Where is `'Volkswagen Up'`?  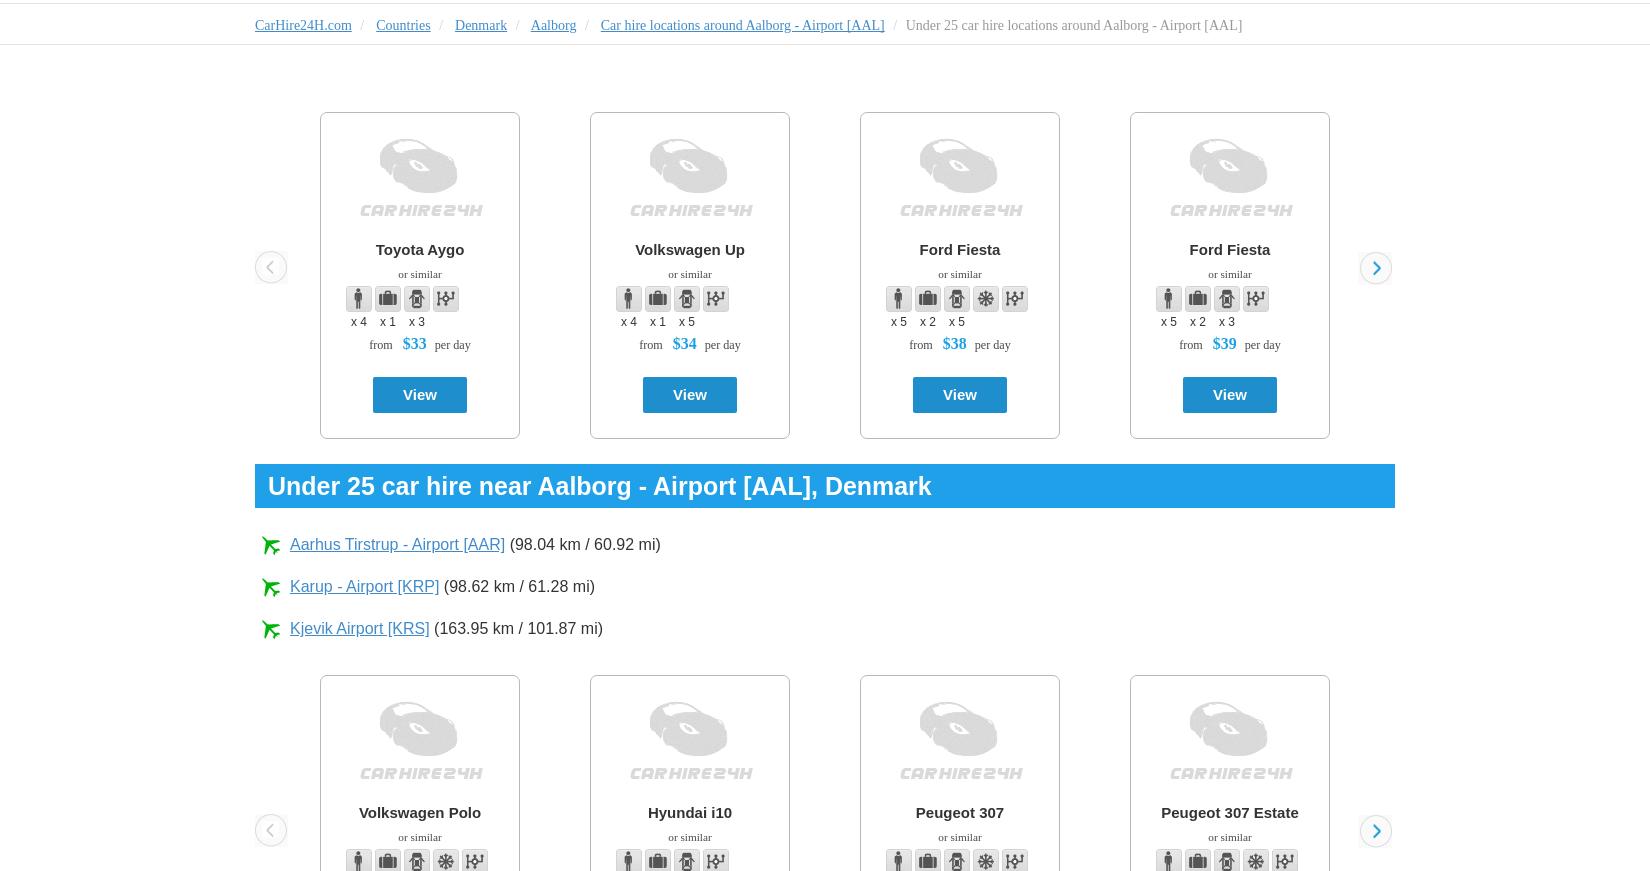 'Volkswagen Up' is located at coordinates (633, 249).